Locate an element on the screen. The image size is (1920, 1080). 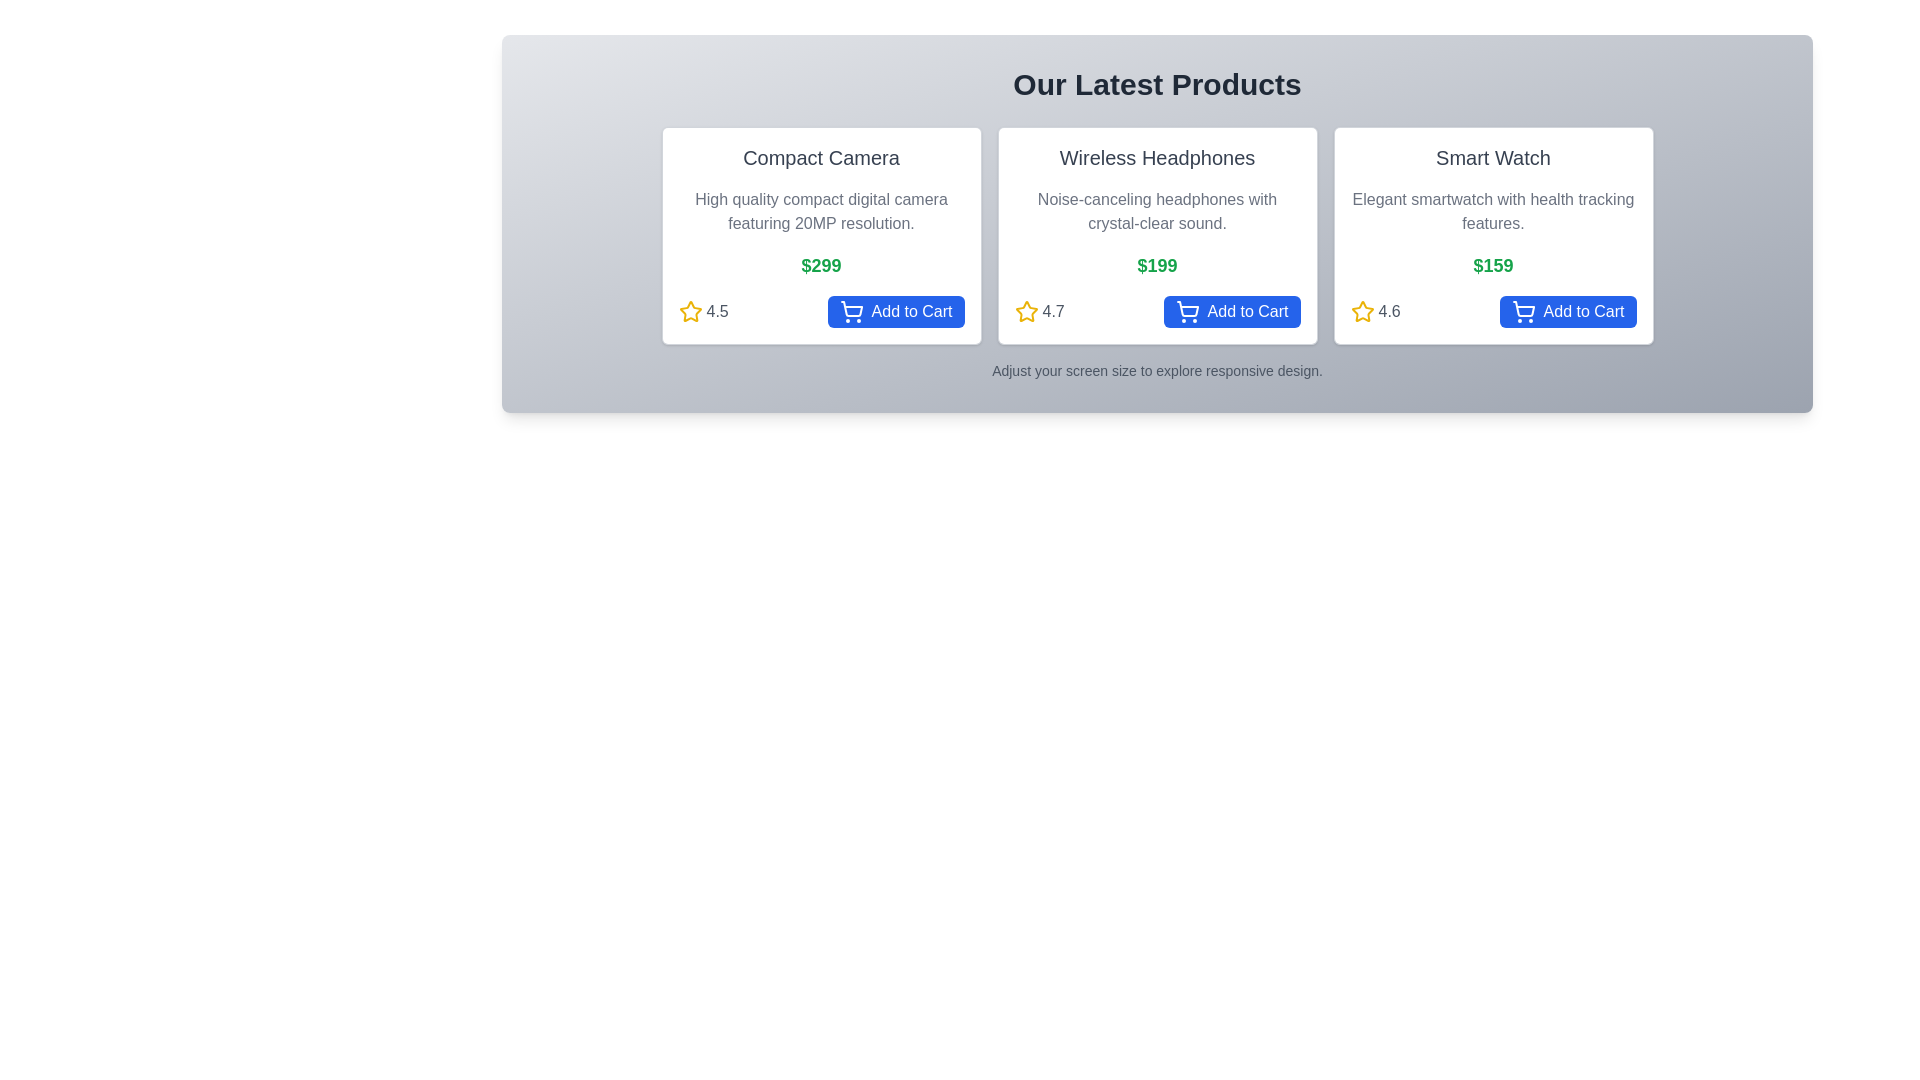
the 'Add to Cart' button for the third product card labeled 'Smart Watch' by clicking on its icon located at the bottom-right of the card is located at coordinates (1522, 309).